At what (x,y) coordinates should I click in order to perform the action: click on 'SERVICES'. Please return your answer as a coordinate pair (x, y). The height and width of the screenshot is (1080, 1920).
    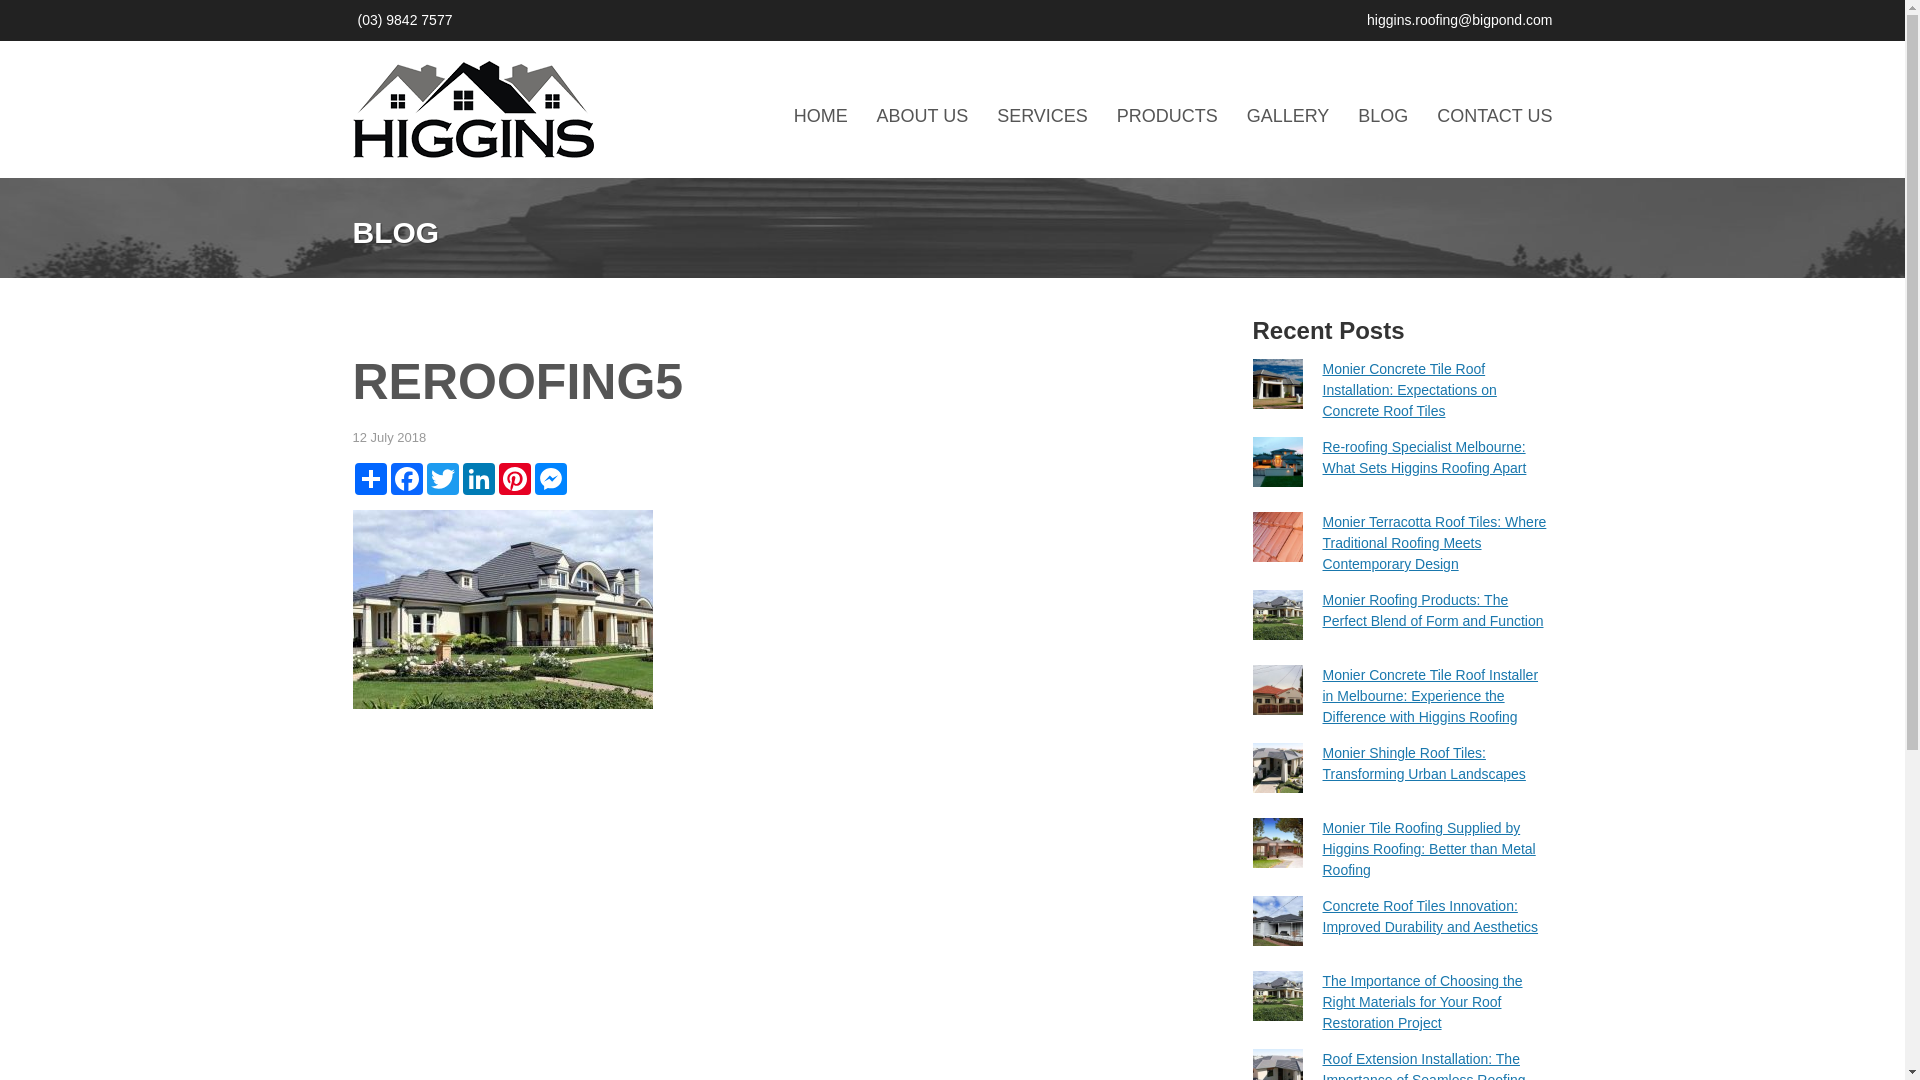
    Looking at the image, I should click on (1041, 115).